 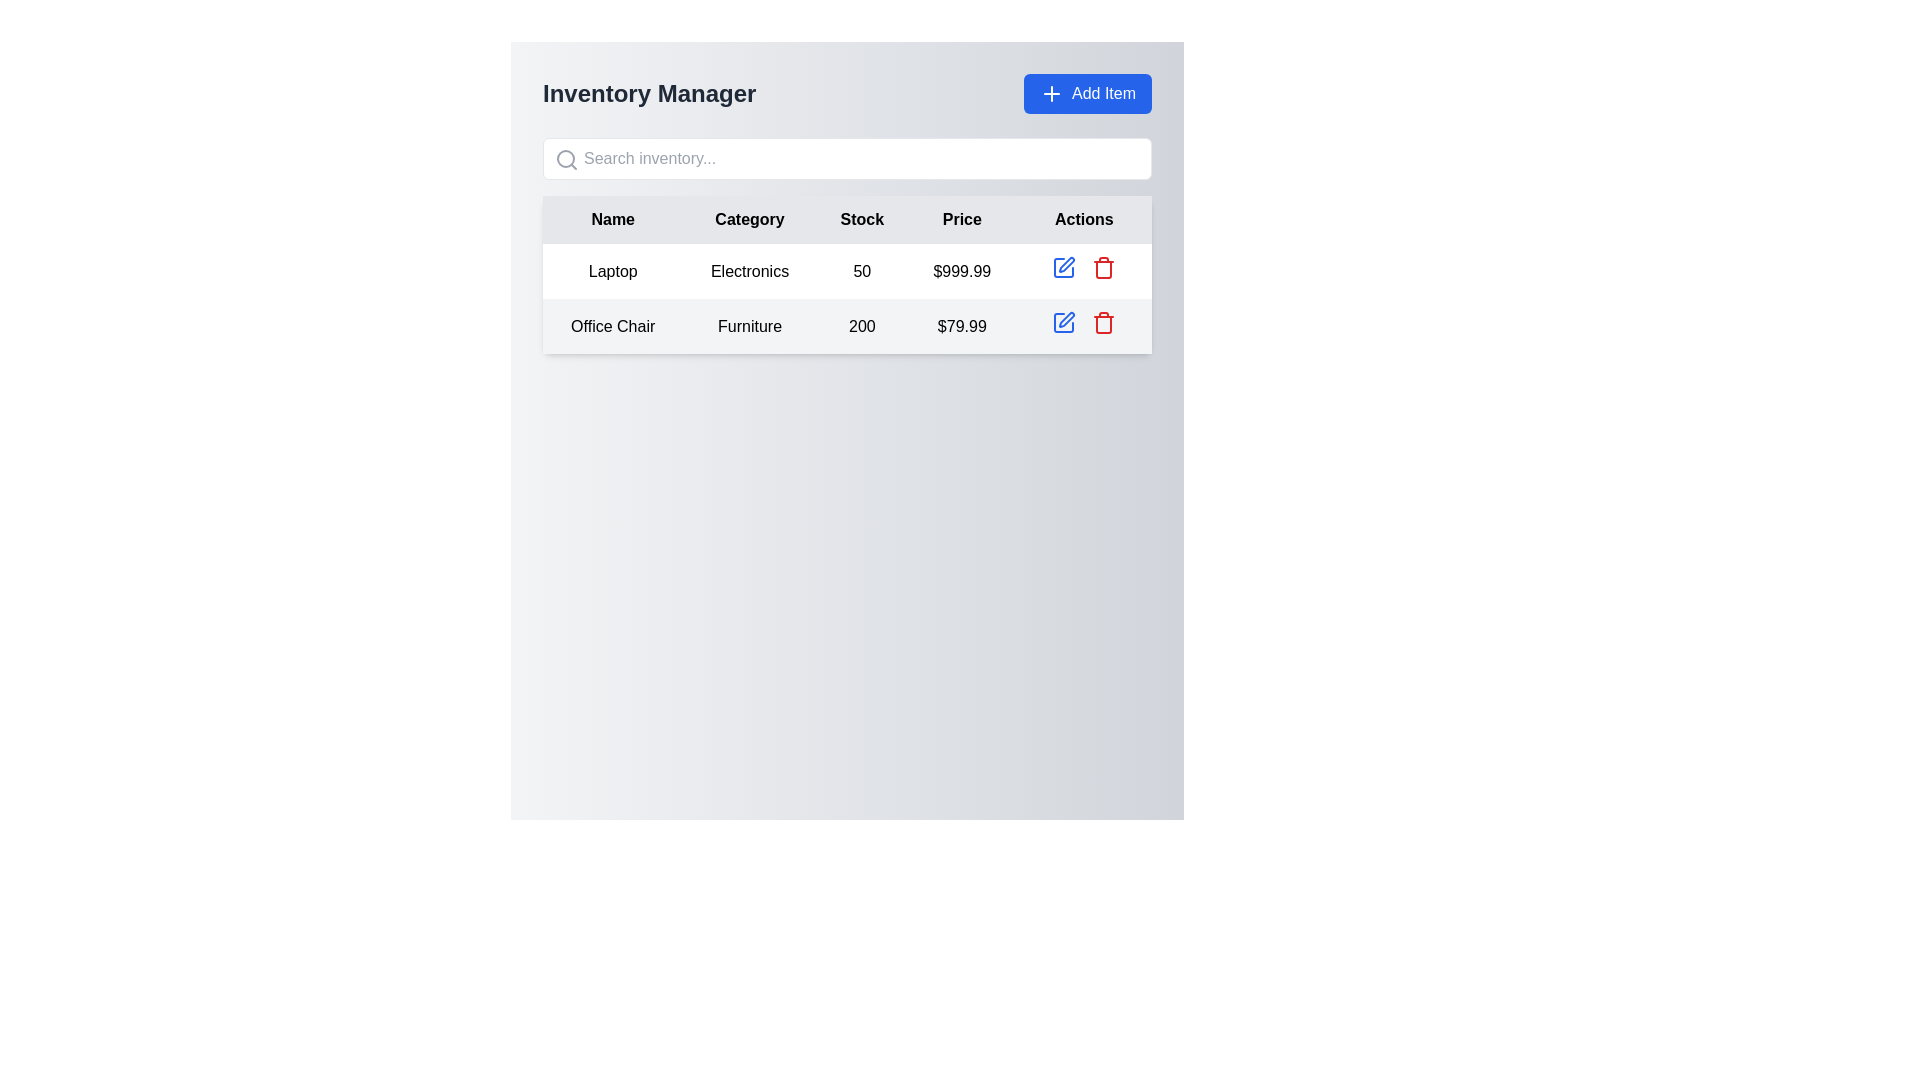 What do you see at coordinates (1087, 93) in the screenshot?
I see `the blue rounded rectangular button labeled 'Add Item' located on the right side of the header section` at bounding box center [1087, 93].